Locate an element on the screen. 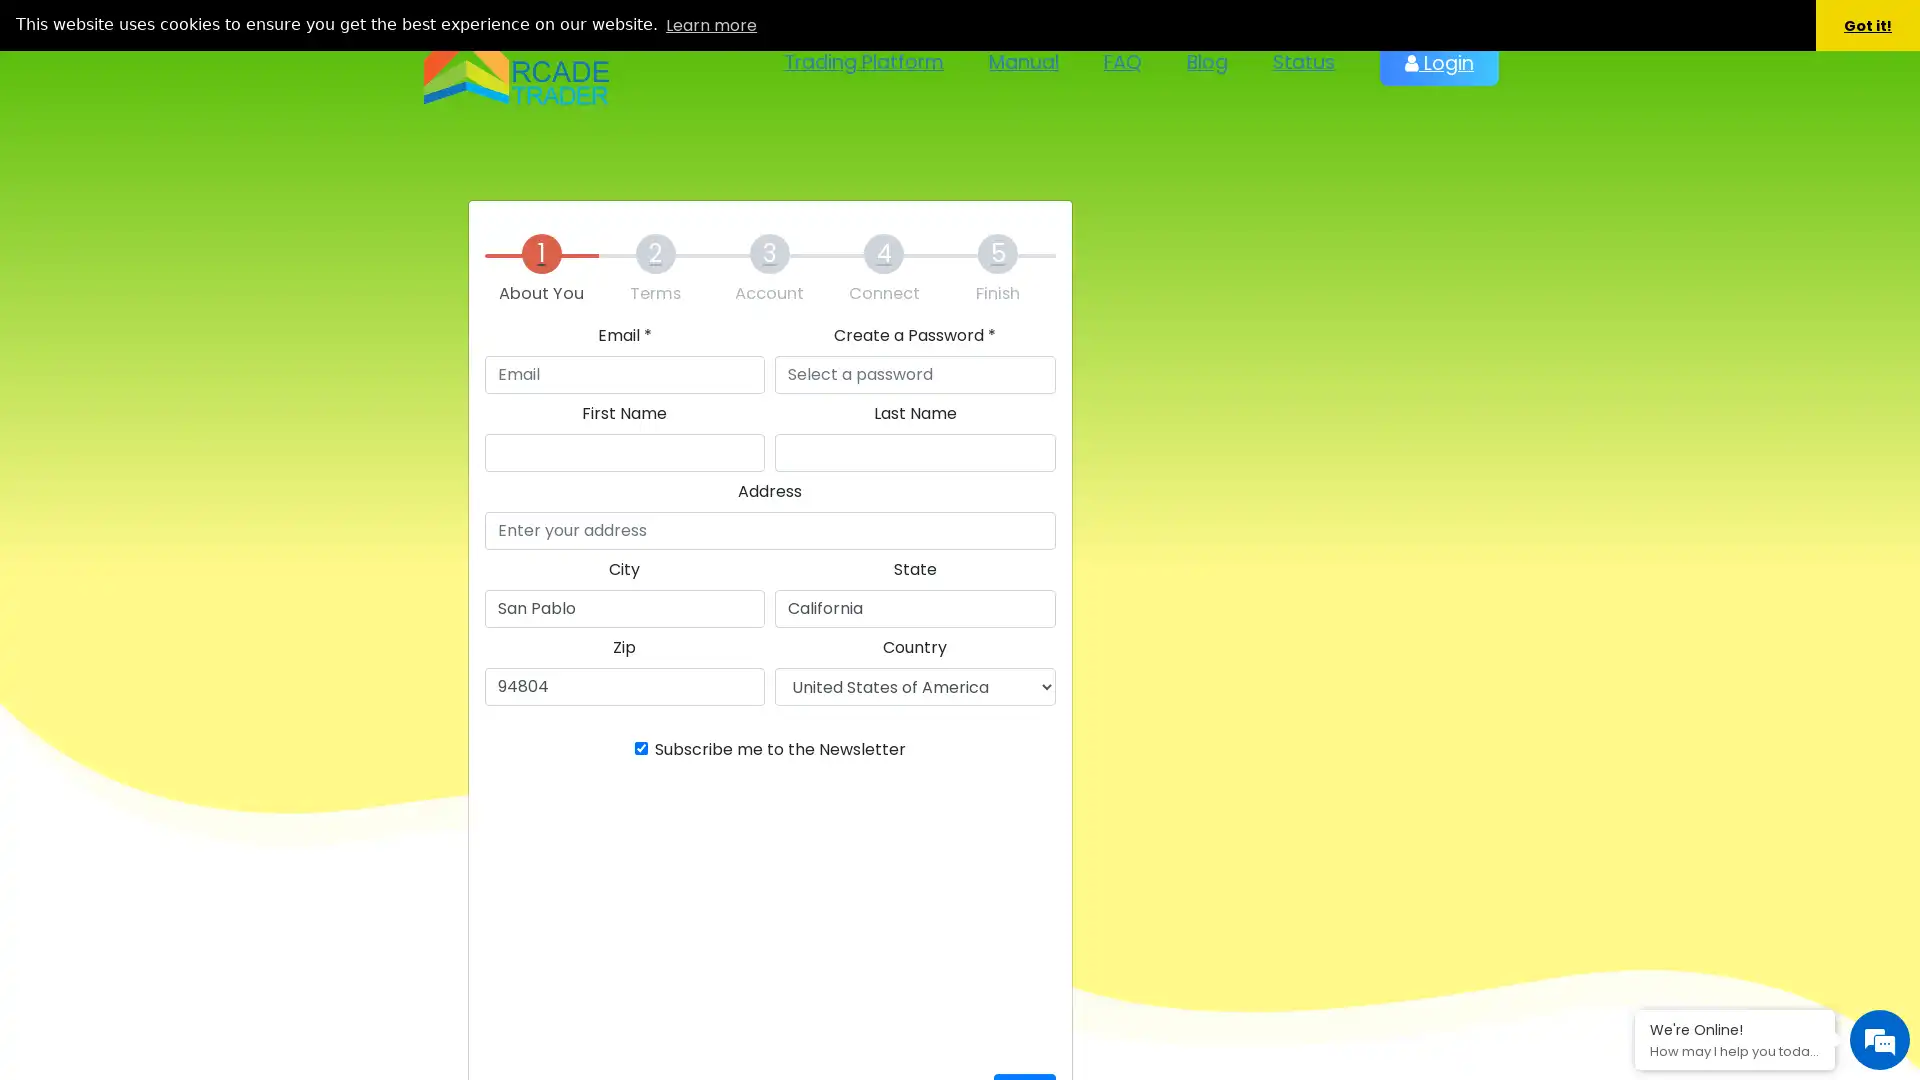 The height and width of the screenshot is (1080, 1920). learn more about cookies is located at coordinates (711, 24).